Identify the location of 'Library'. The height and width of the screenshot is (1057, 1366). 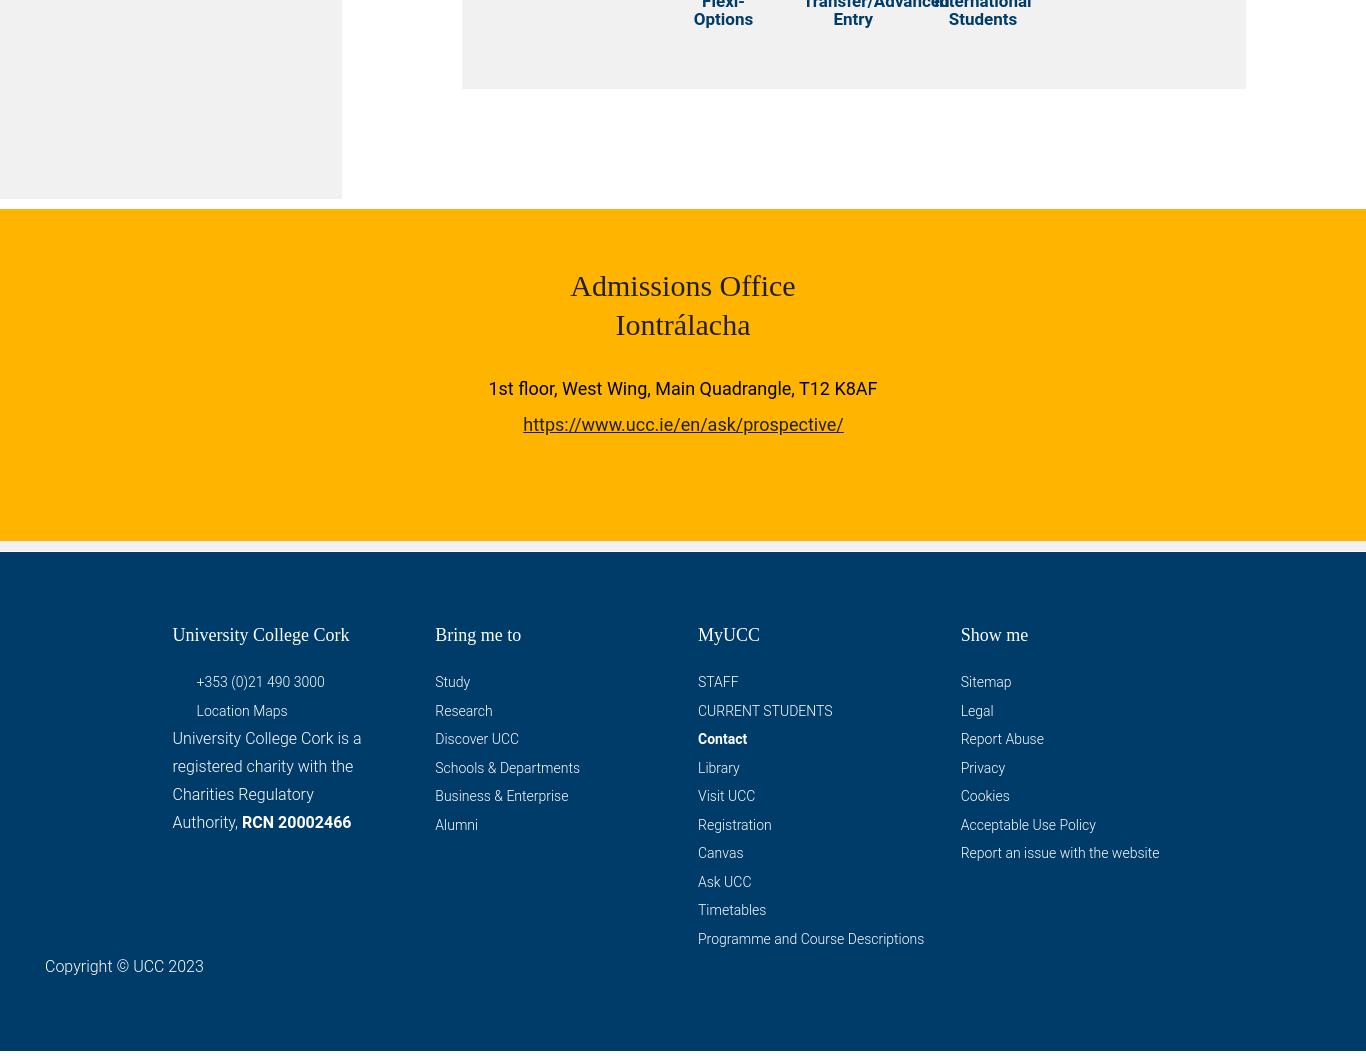
(718, 772).